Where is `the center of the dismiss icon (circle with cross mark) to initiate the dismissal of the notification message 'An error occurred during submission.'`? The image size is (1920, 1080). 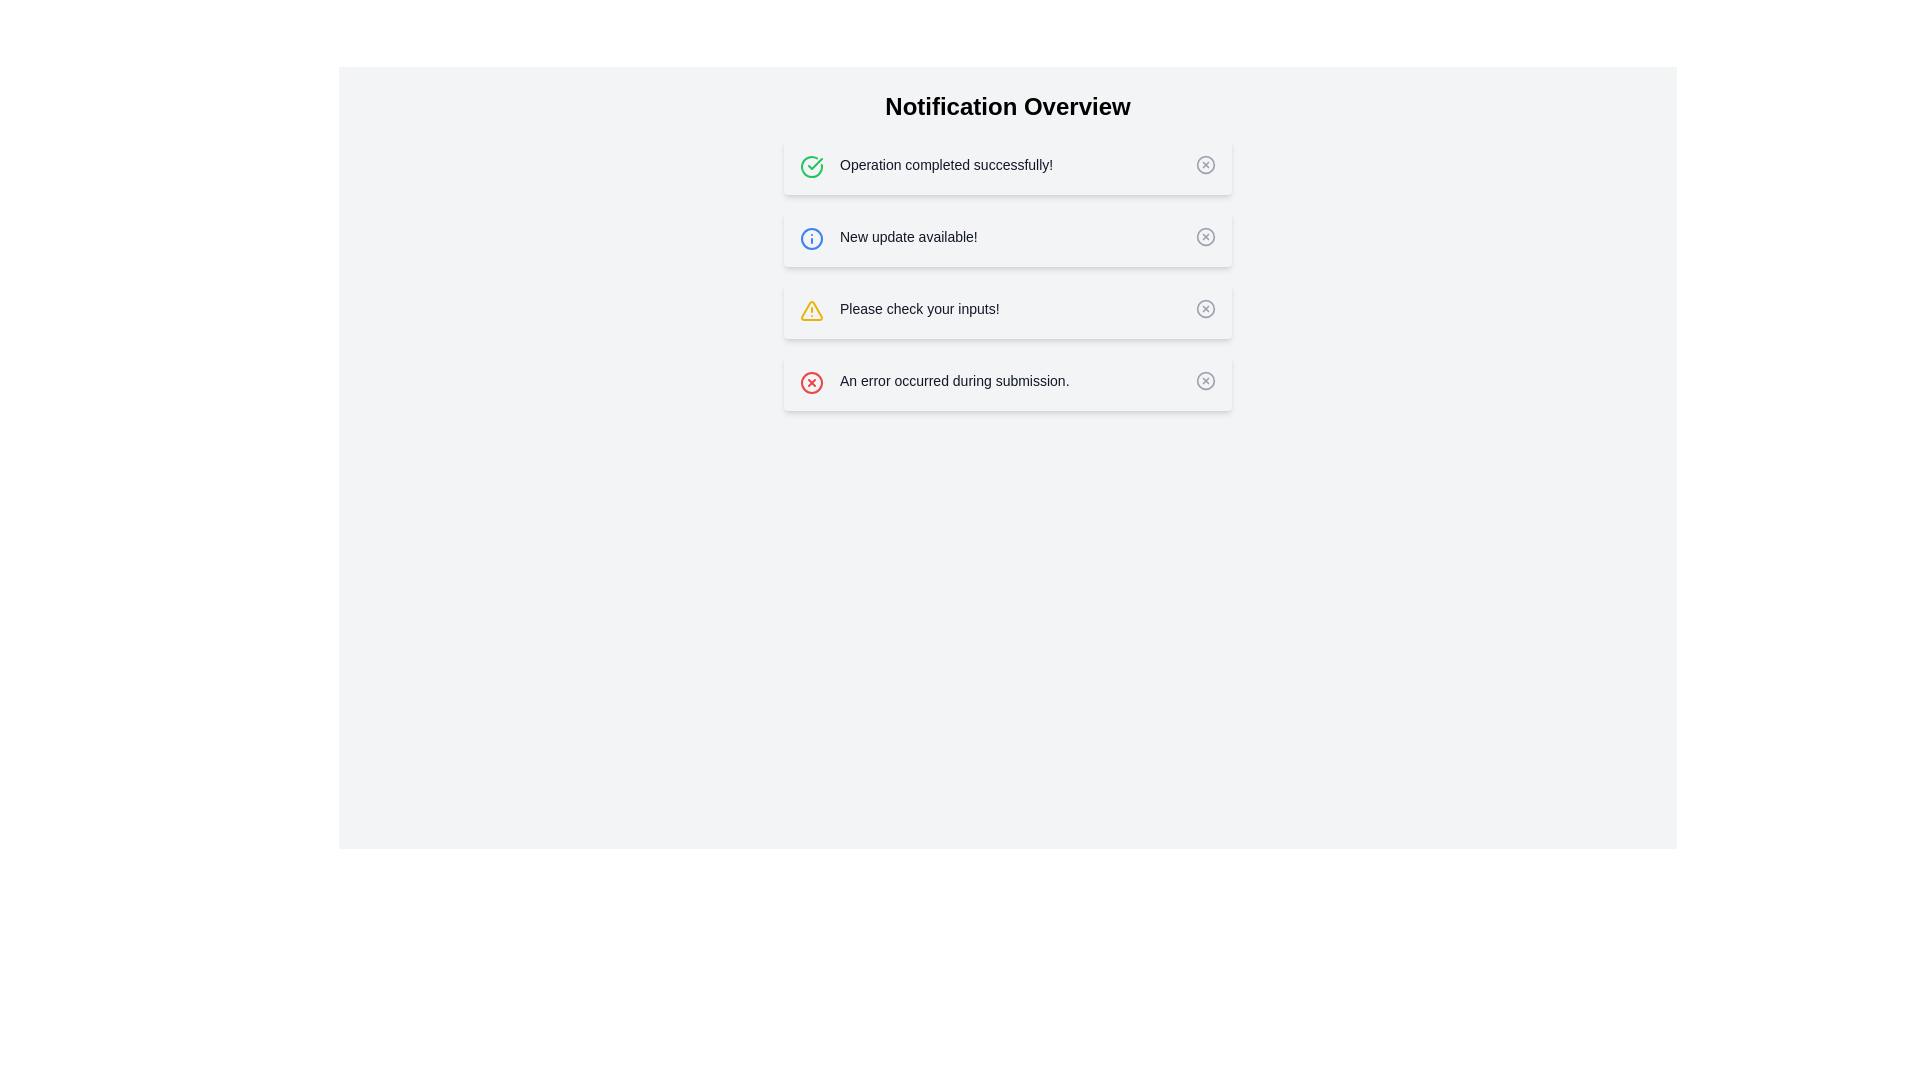
the center of the dismiss icon (circle with cross mark) to initiate the dismissal of the notification message 'An error occurred during submission.' is located at coordinates (811, 382).